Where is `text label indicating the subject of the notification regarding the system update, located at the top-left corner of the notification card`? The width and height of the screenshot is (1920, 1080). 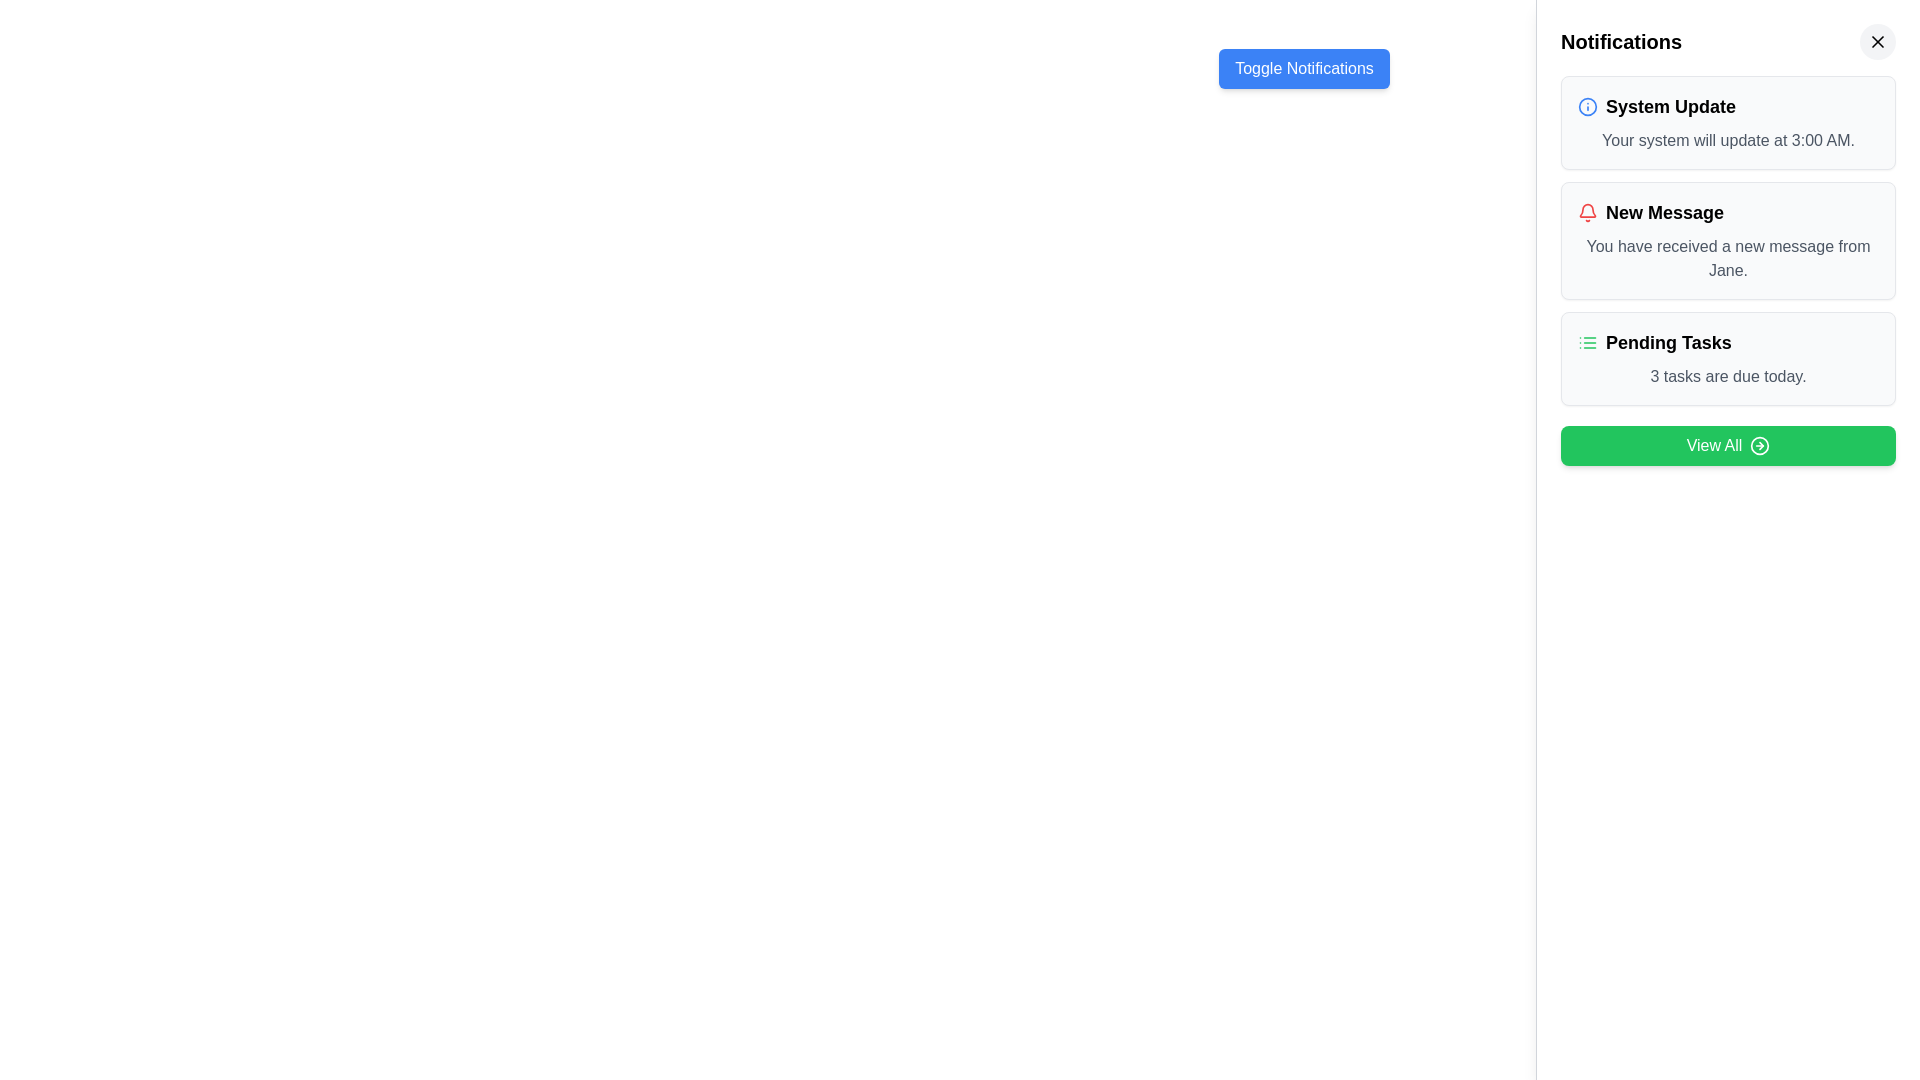 text label indicating the subject of the notification regarding the system update, located at the top-left corner of the notification card is located at coordinates (1727, 107).